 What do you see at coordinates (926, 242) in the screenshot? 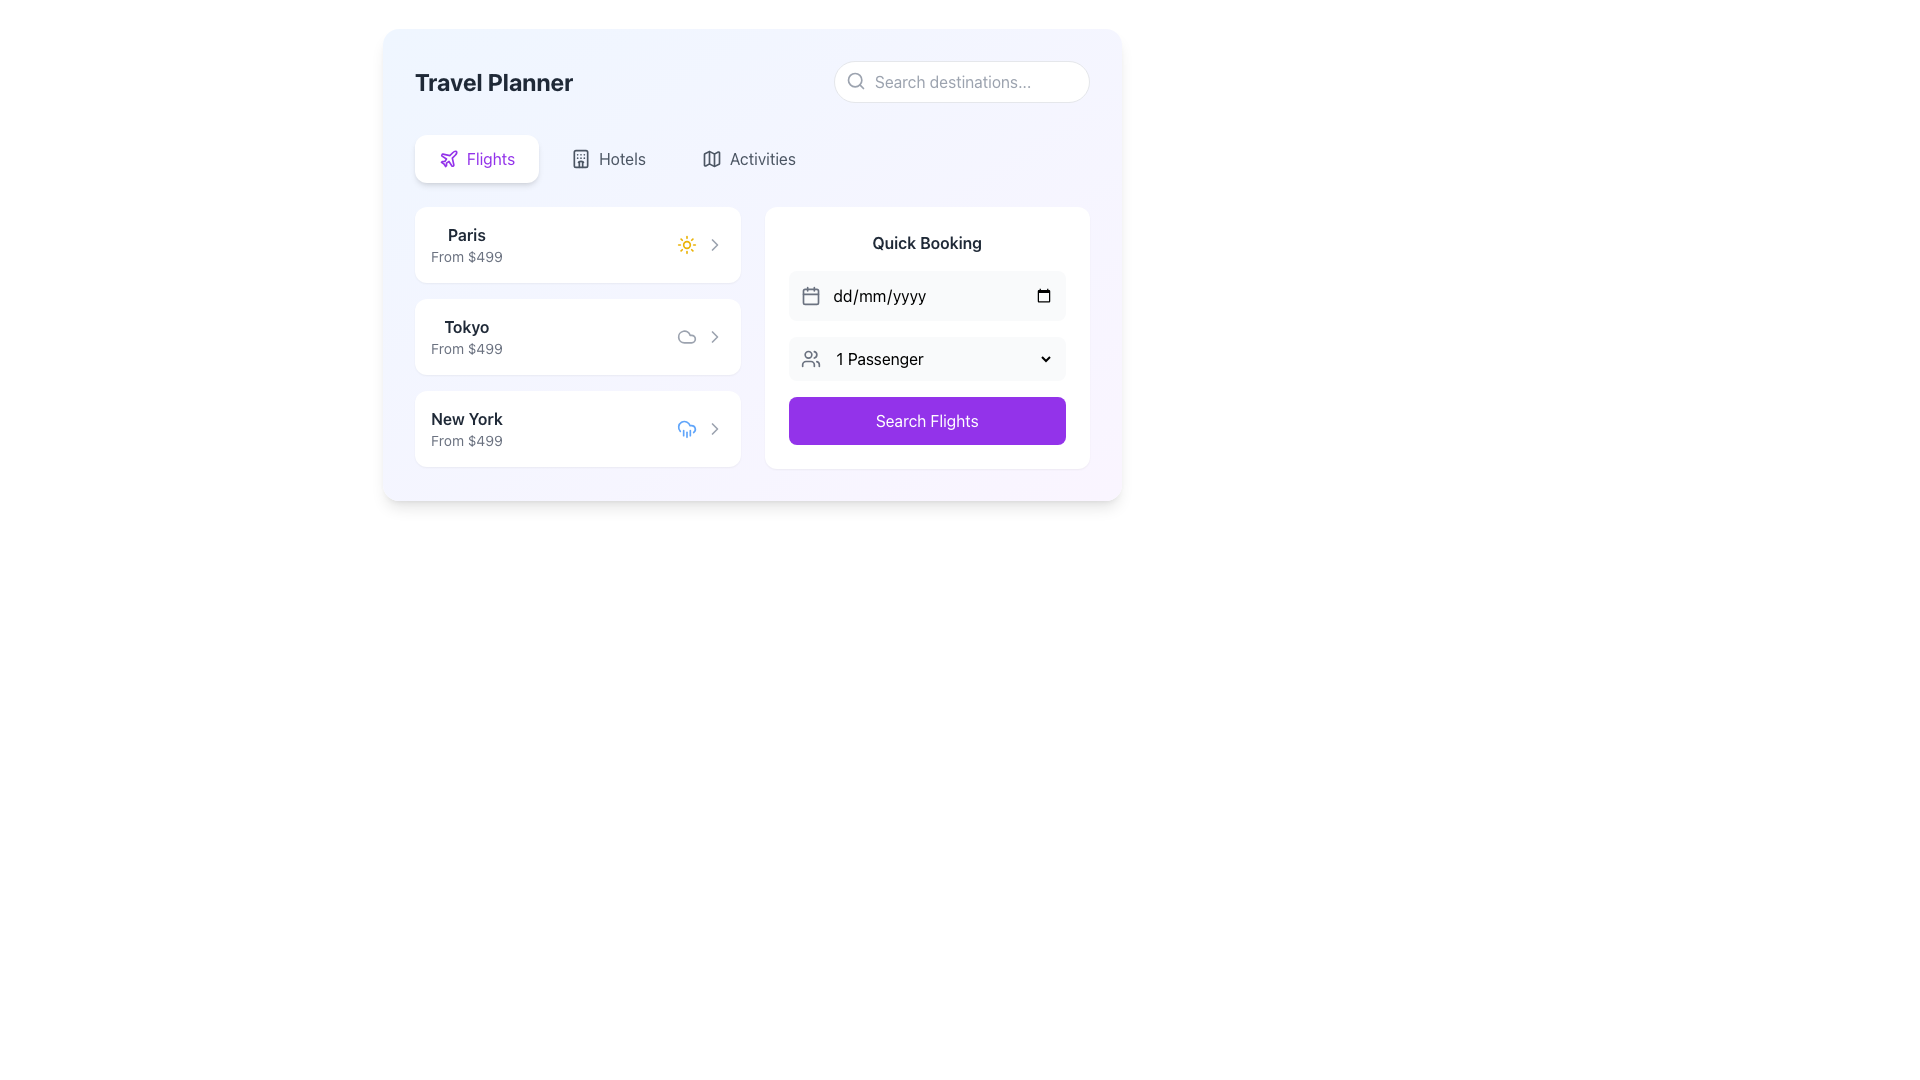
I see `the text header 'Quick Booking' which is styled in bold dark gray, located at the top of a white card-like interface` at bounding box center [926, 242].